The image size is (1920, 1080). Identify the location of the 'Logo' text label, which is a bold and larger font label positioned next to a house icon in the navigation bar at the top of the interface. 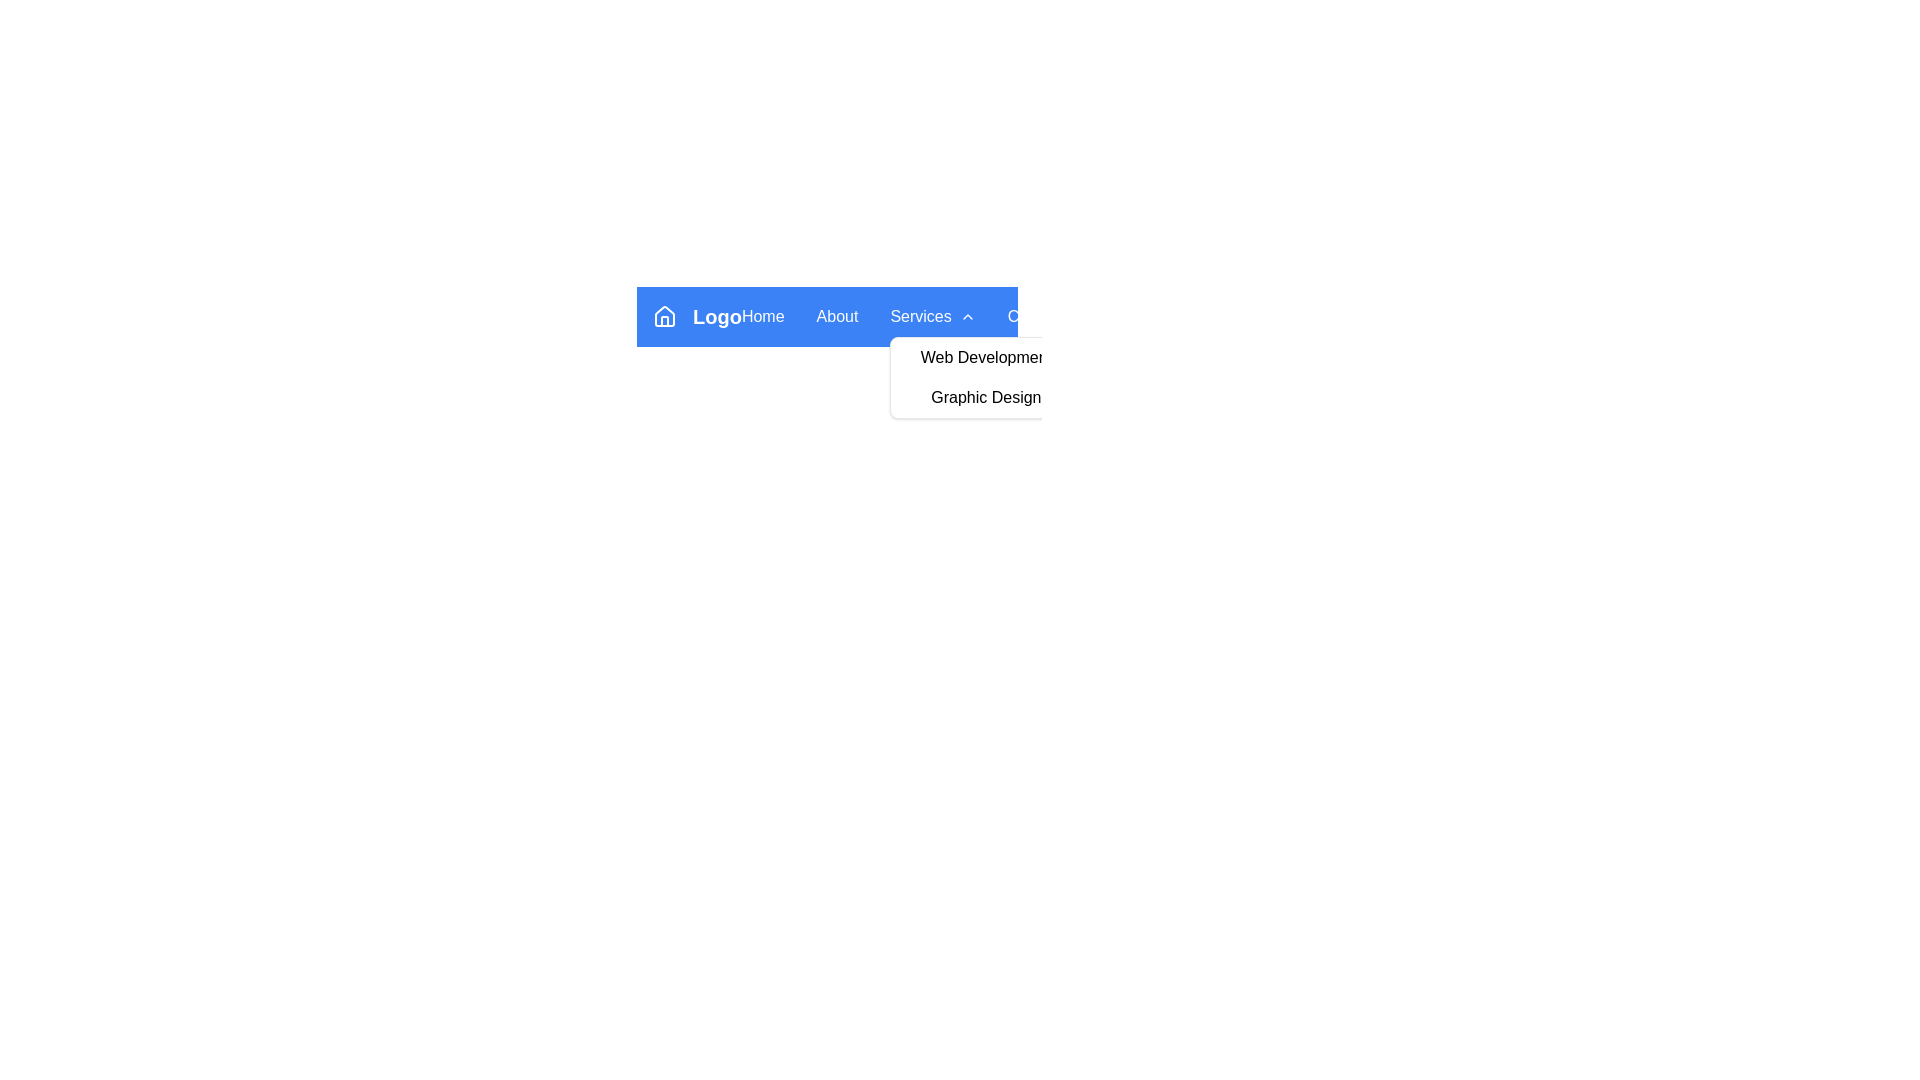
(697, 315).